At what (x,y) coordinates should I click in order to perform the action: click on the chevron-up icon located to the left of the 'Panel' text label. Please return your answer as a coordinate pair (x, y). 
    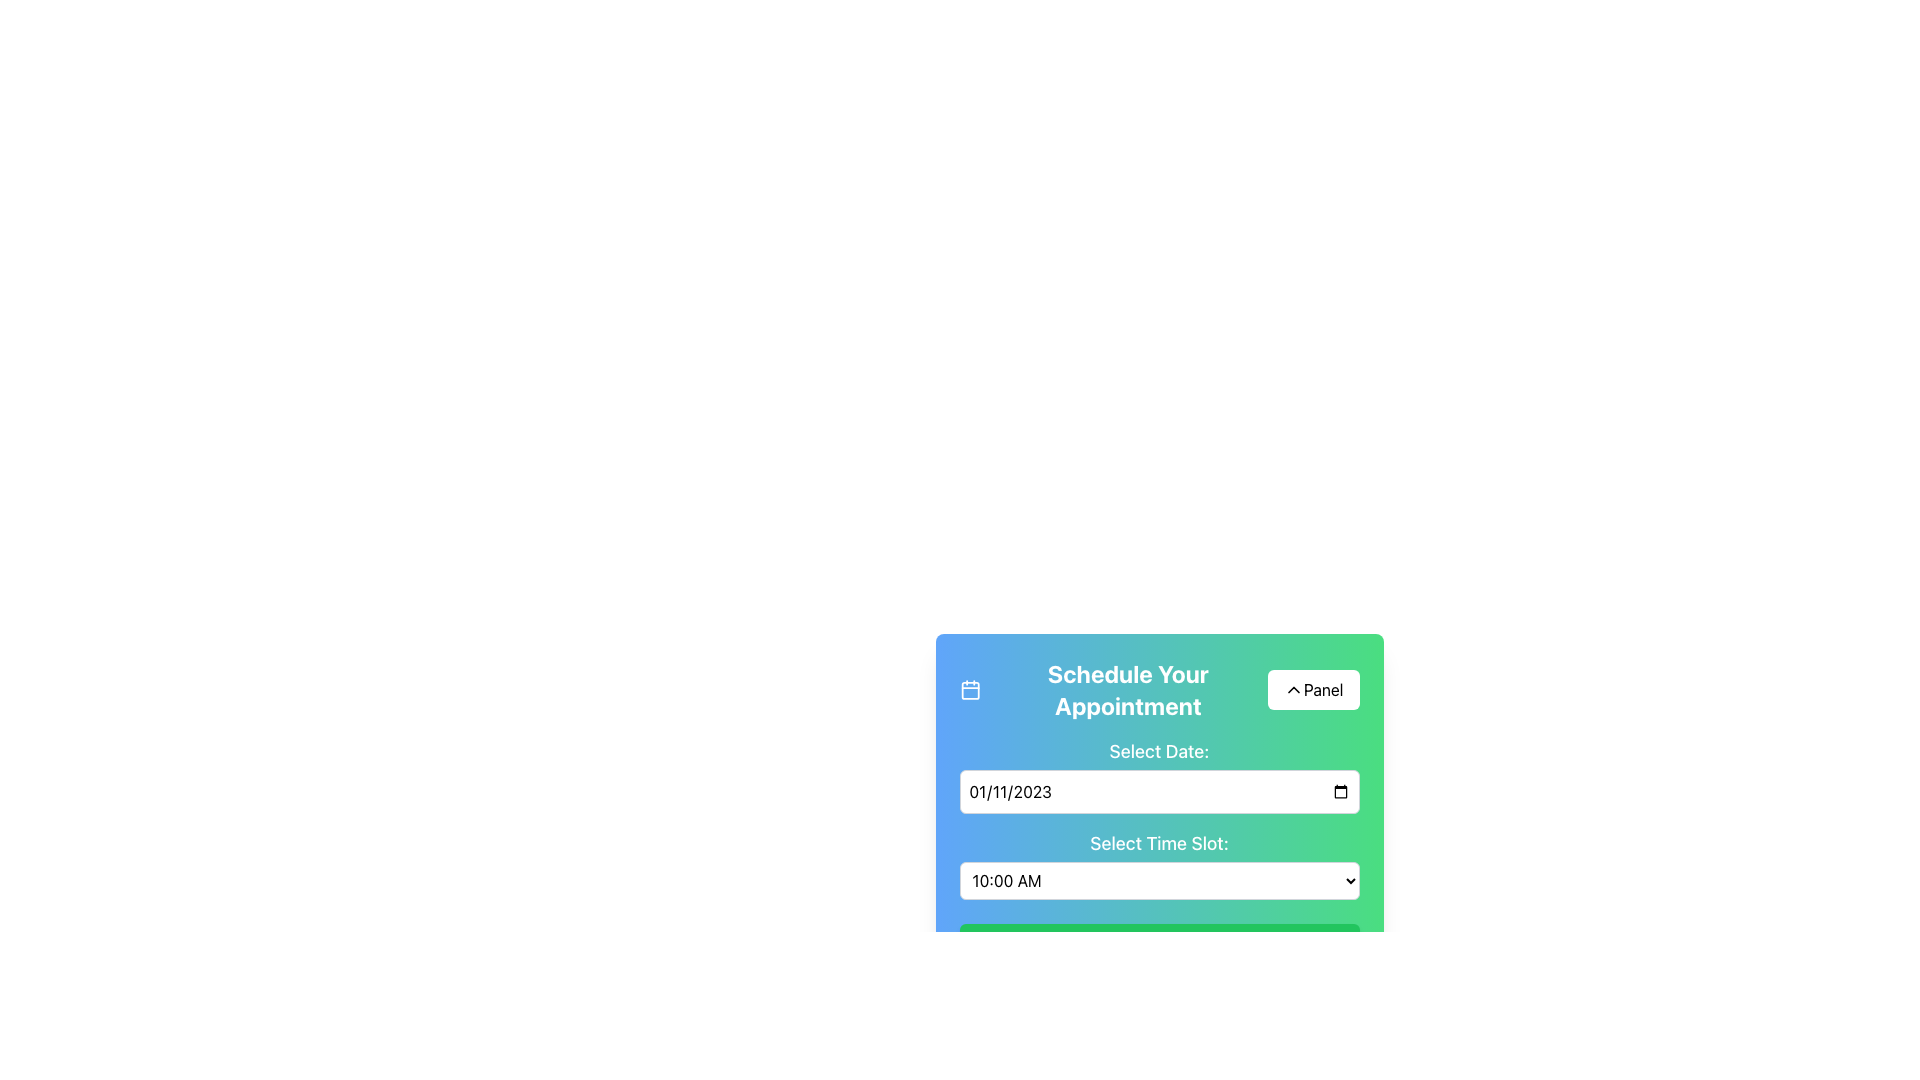
    Looking at the image, I should click on (1293, 689).